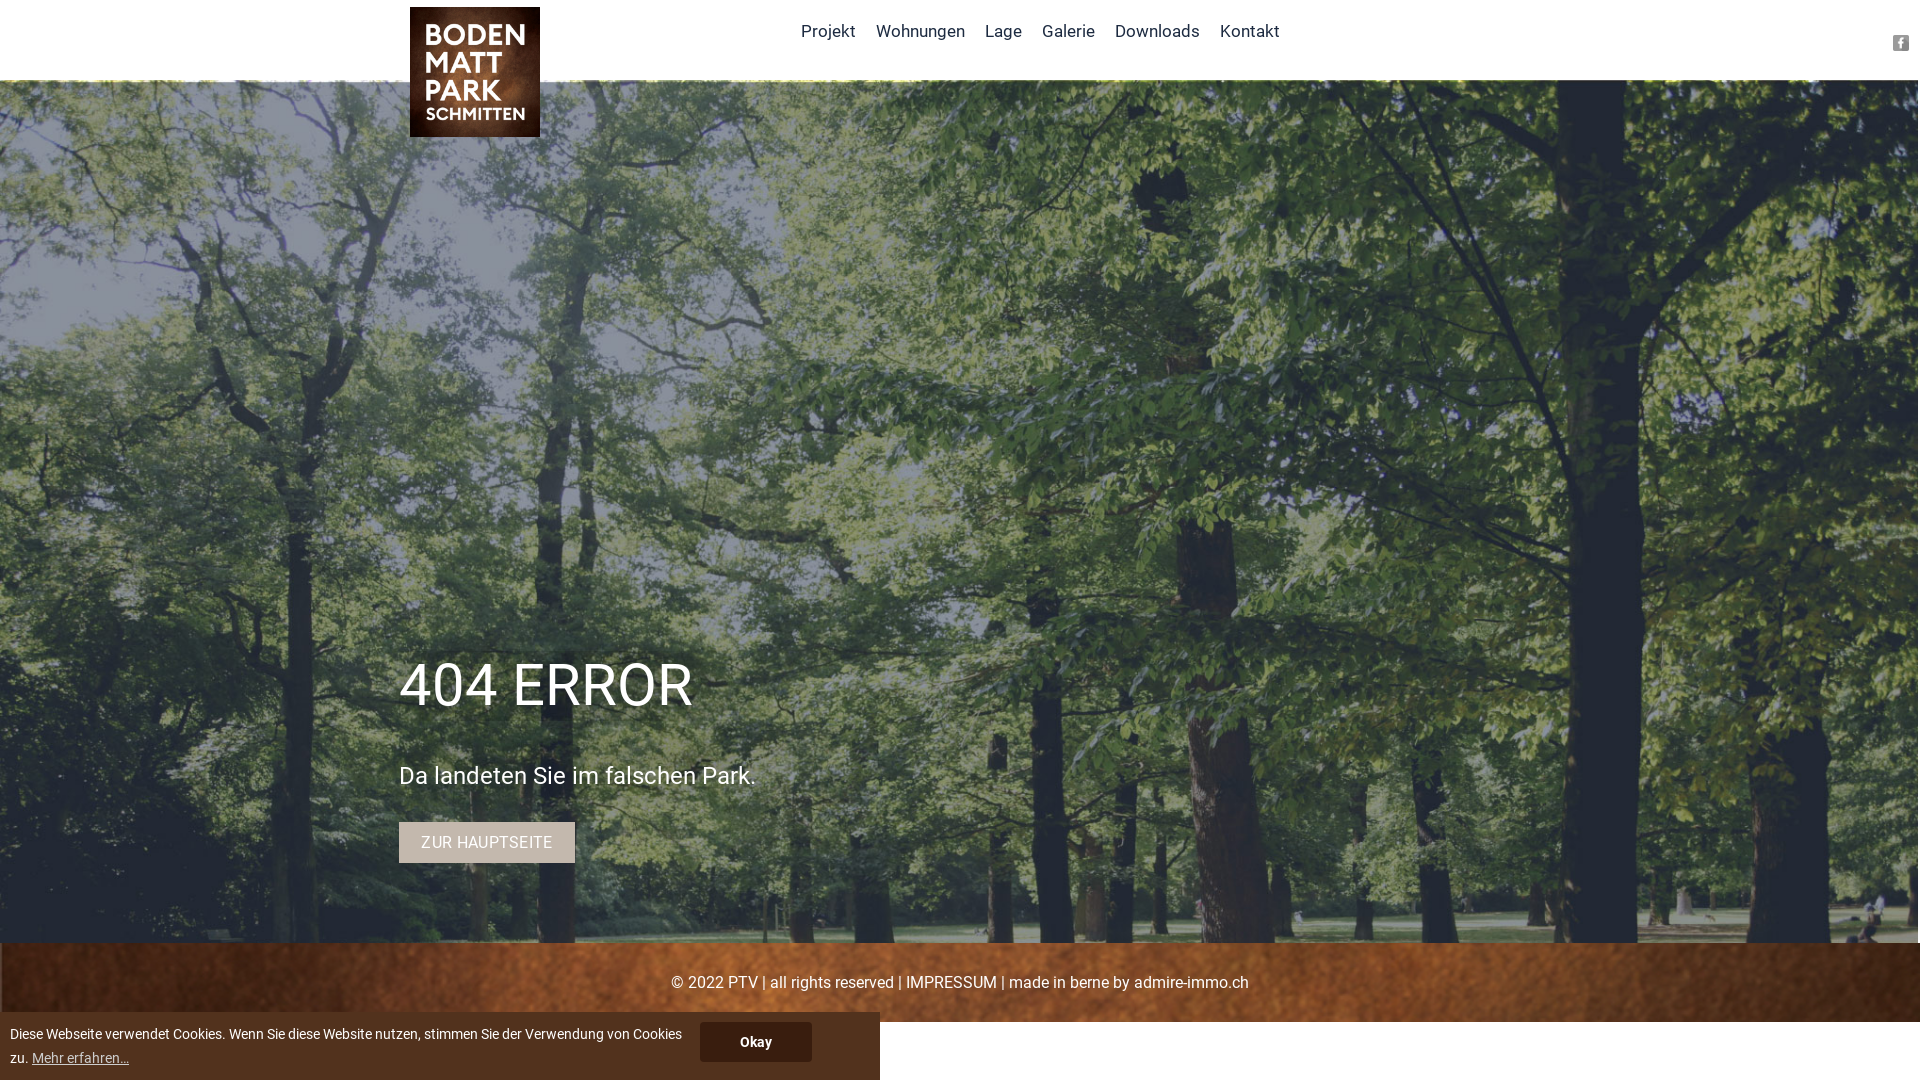 This screenshot has width=1920, height=1080. What do you see at coordinates (1248, 30) in the screenshot?
I see `'Kontakt'` at bounding box center [1248, 30].